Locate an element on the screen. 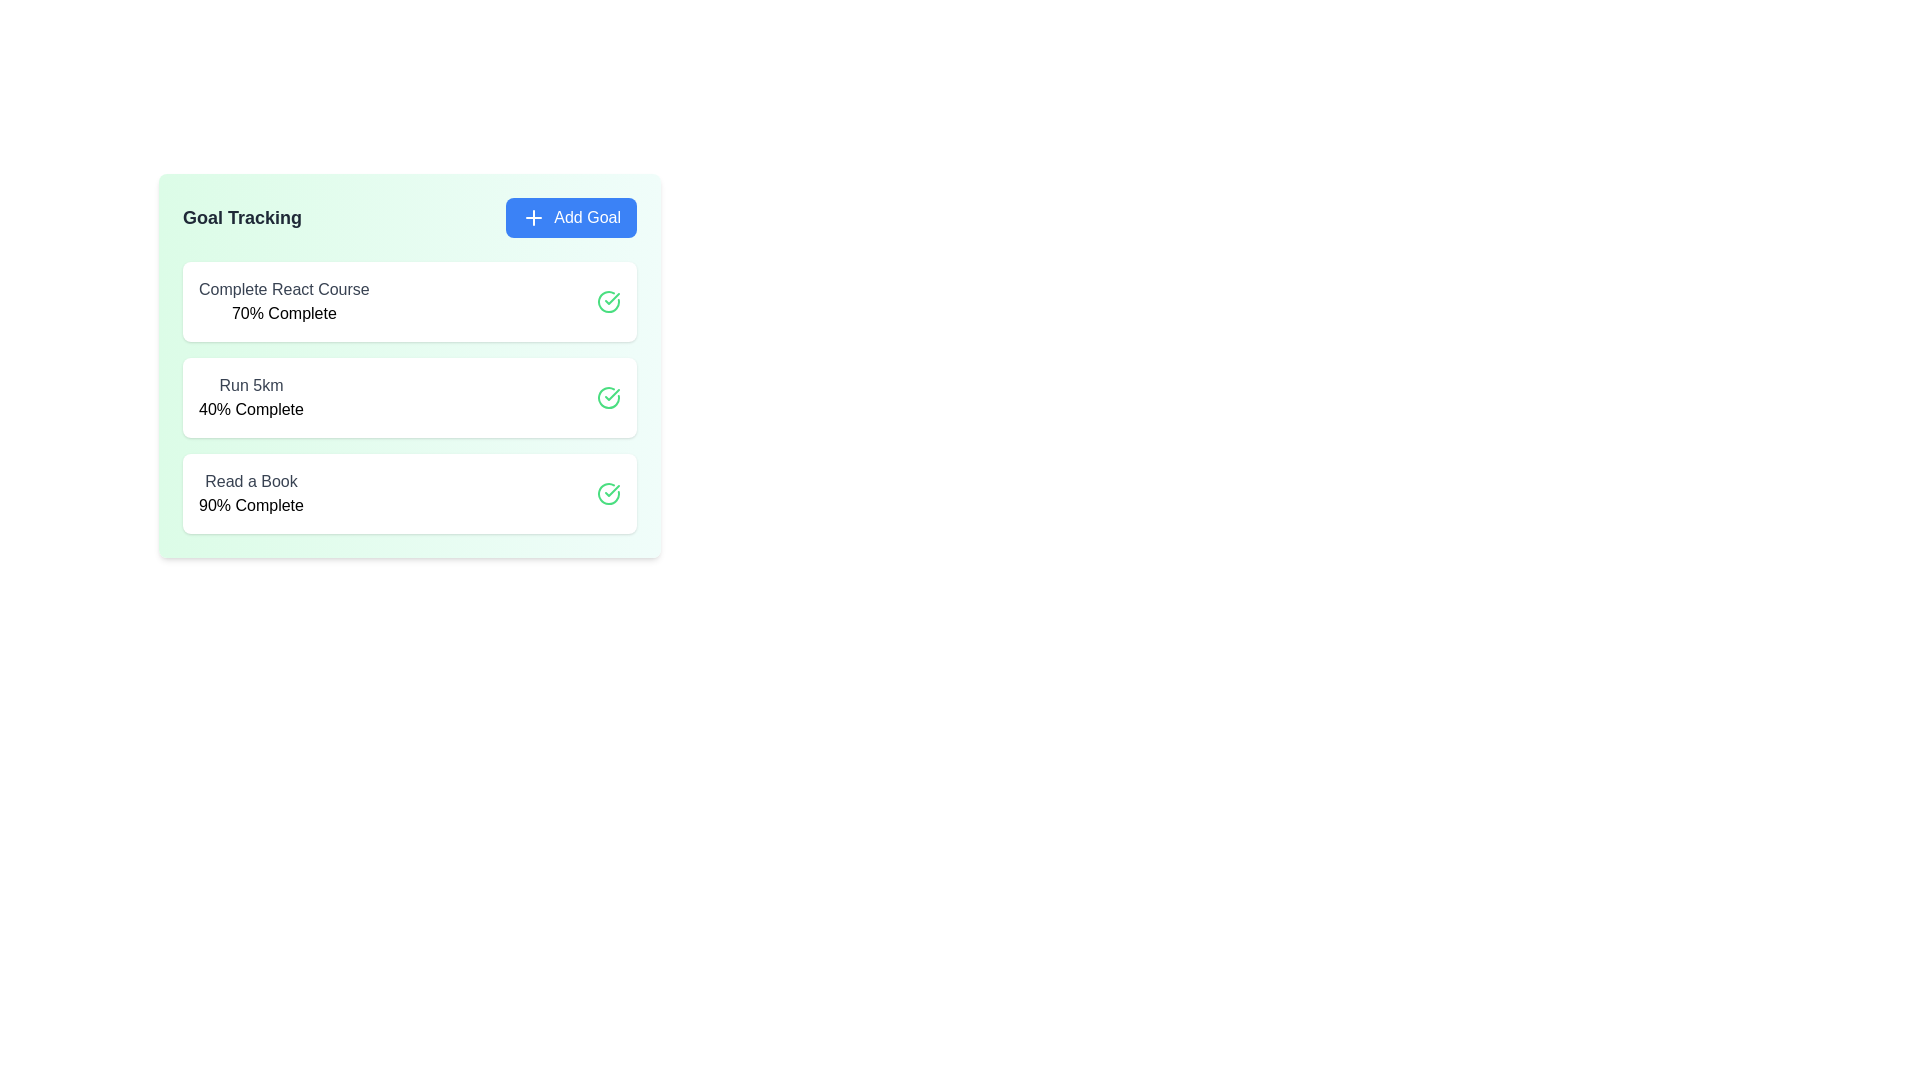 The image size is (1920, 1080). the button located at the top-right corner of the 'Goal Tracking' section is located at coordinates (570, 218).